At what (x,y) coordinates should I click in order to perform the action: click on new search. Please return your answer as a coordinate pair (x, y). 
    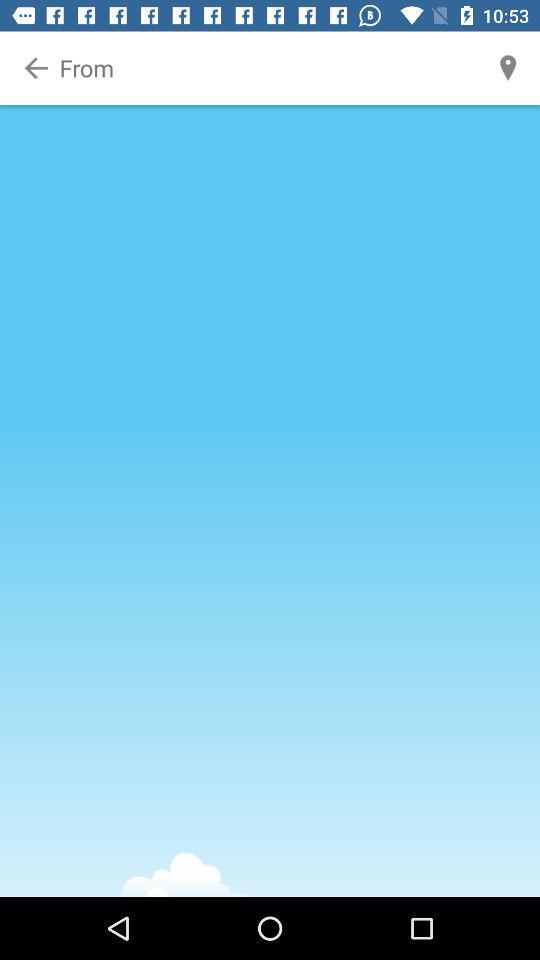
    Looking at the image, I should click on (270, 68).